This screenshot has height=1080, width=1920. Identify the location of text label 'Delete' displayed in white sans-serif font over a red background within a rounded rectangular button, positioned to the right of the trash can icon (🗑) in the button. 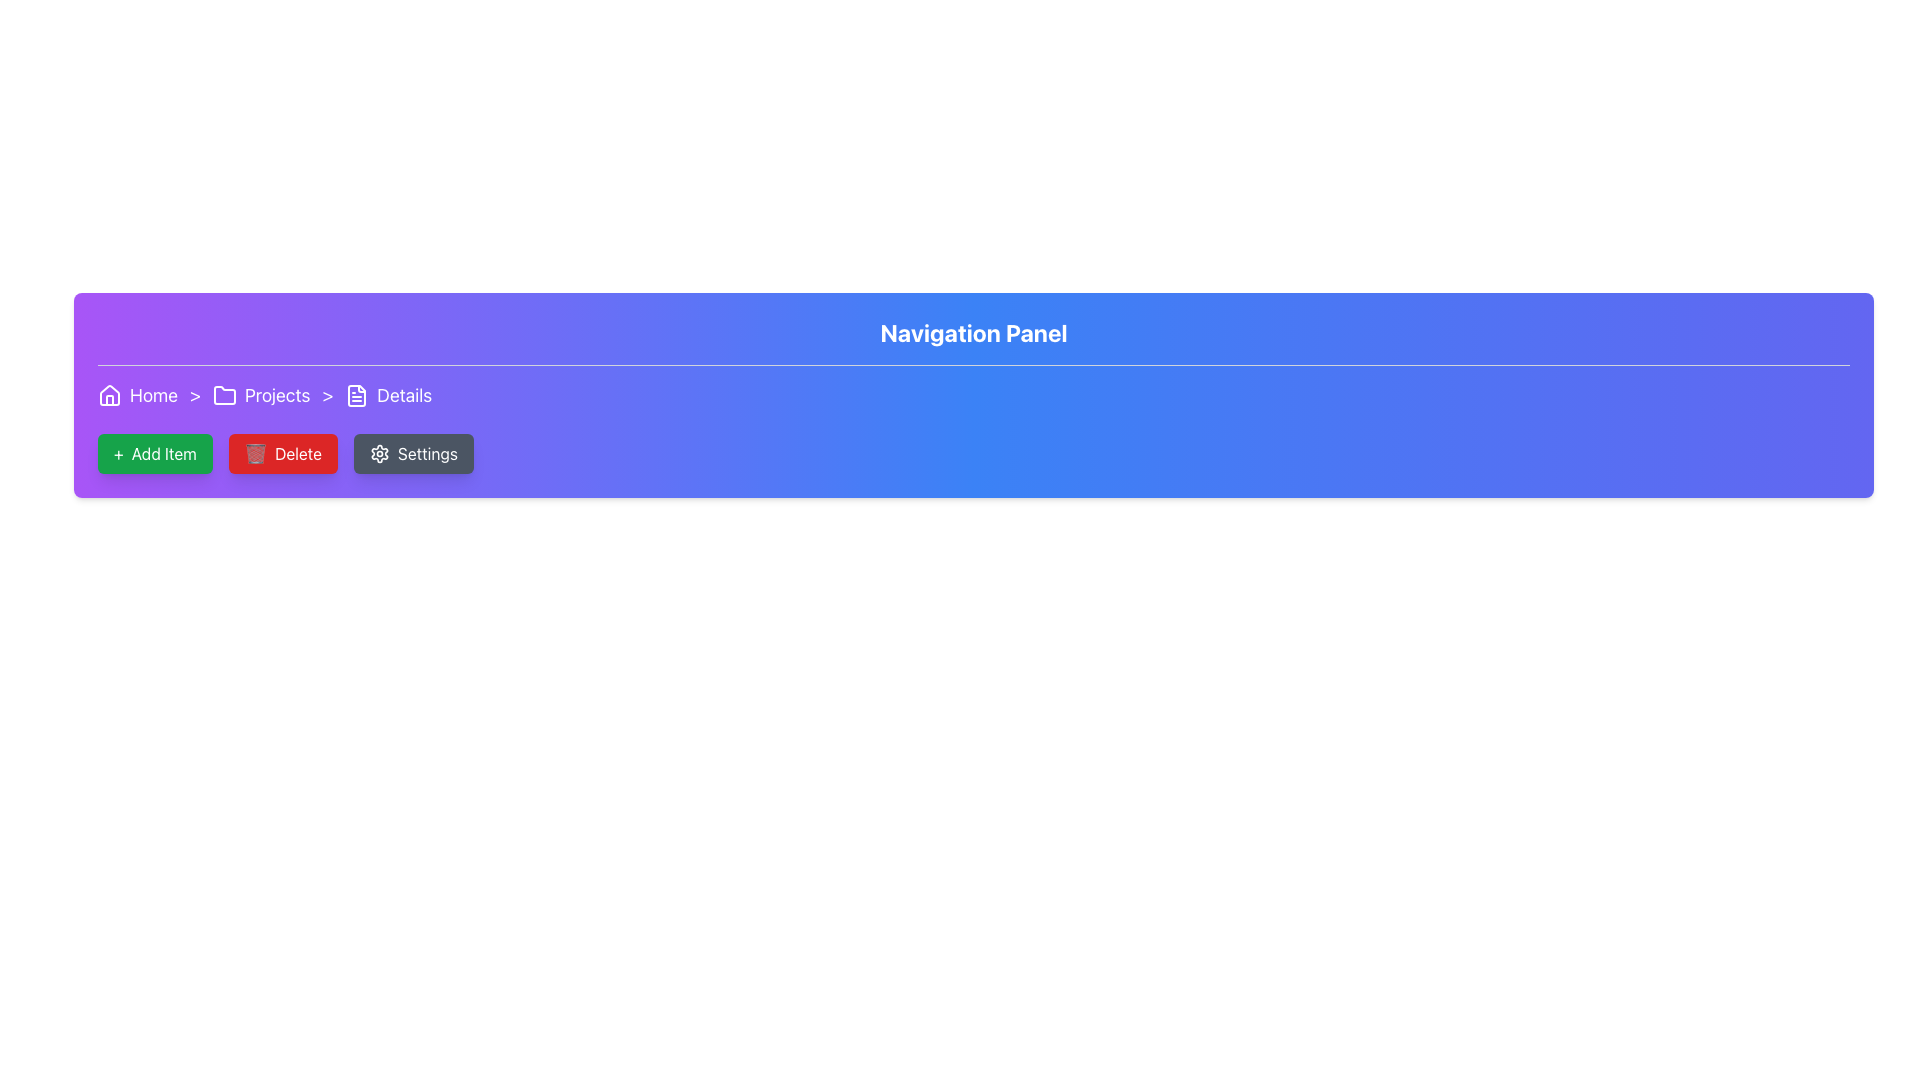
(297, 454).